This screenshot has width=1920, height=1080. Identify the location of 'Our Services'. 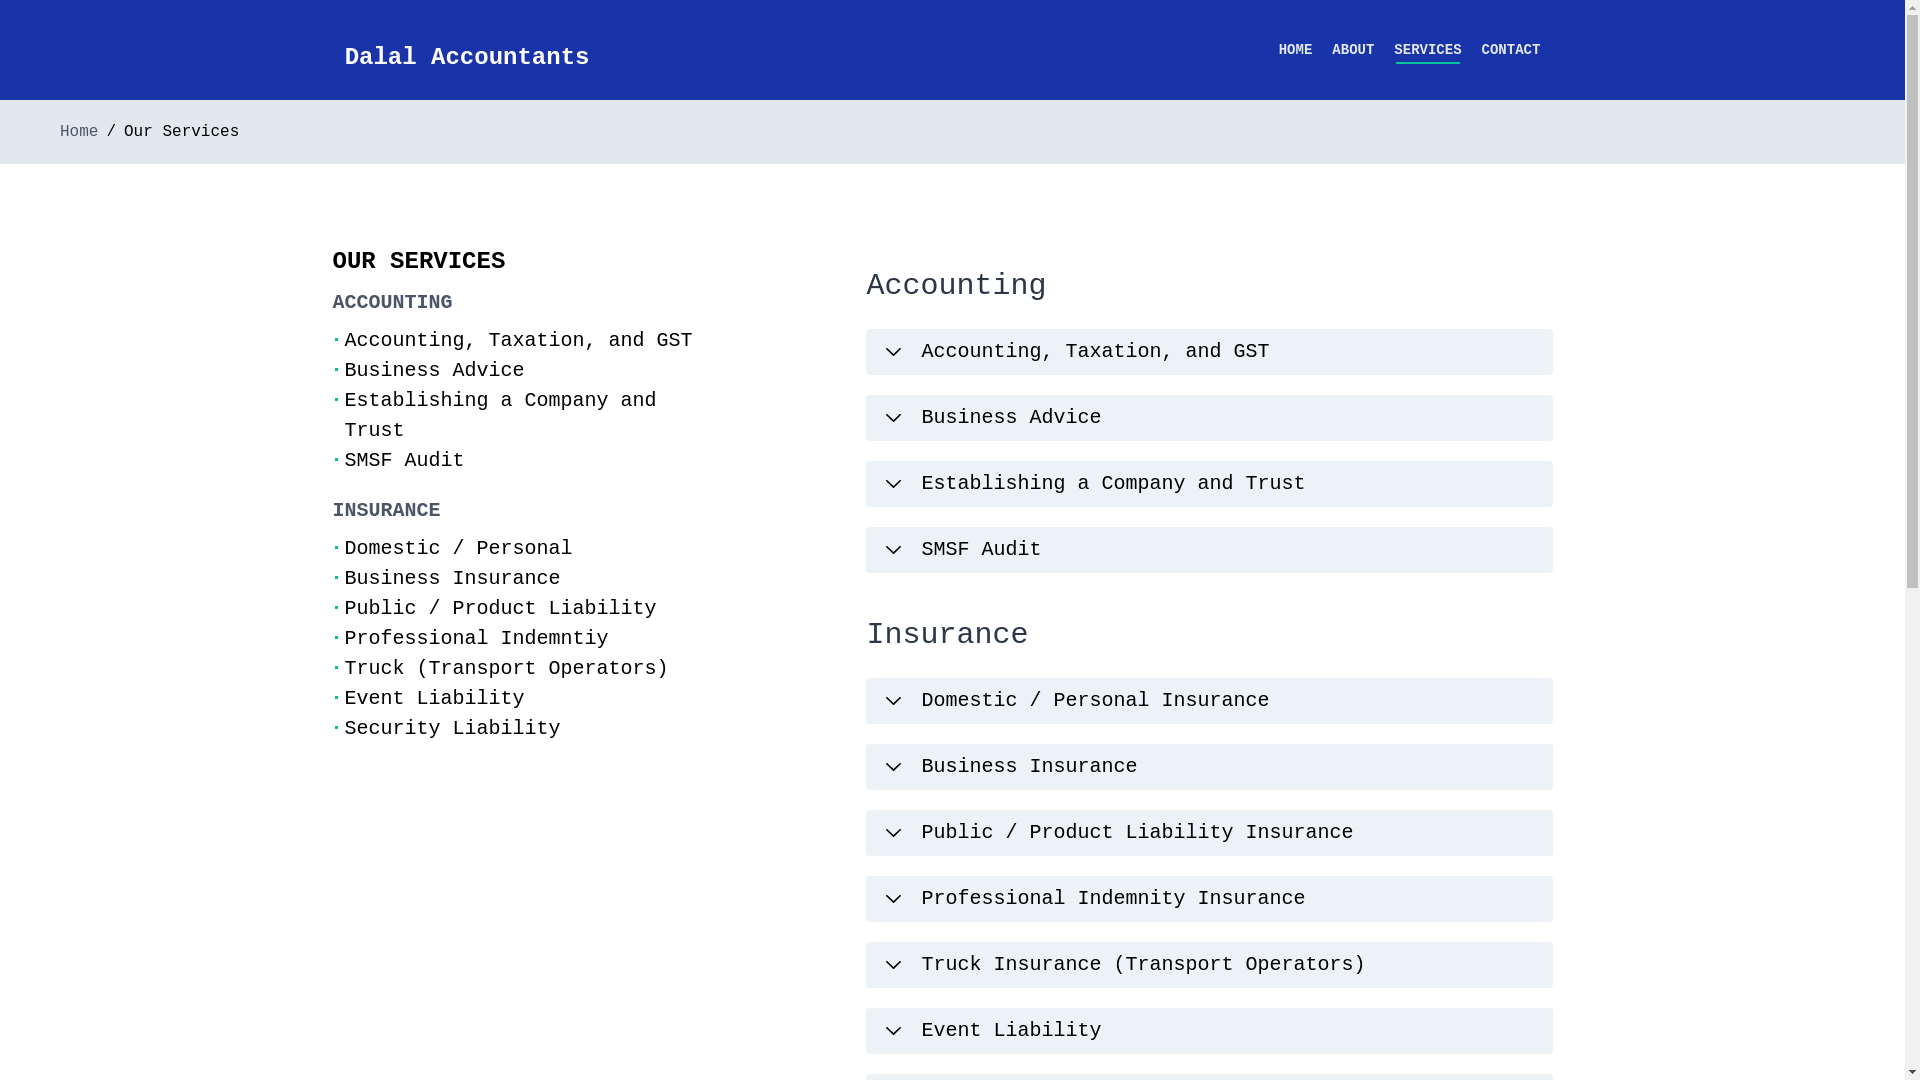
(181, 131).